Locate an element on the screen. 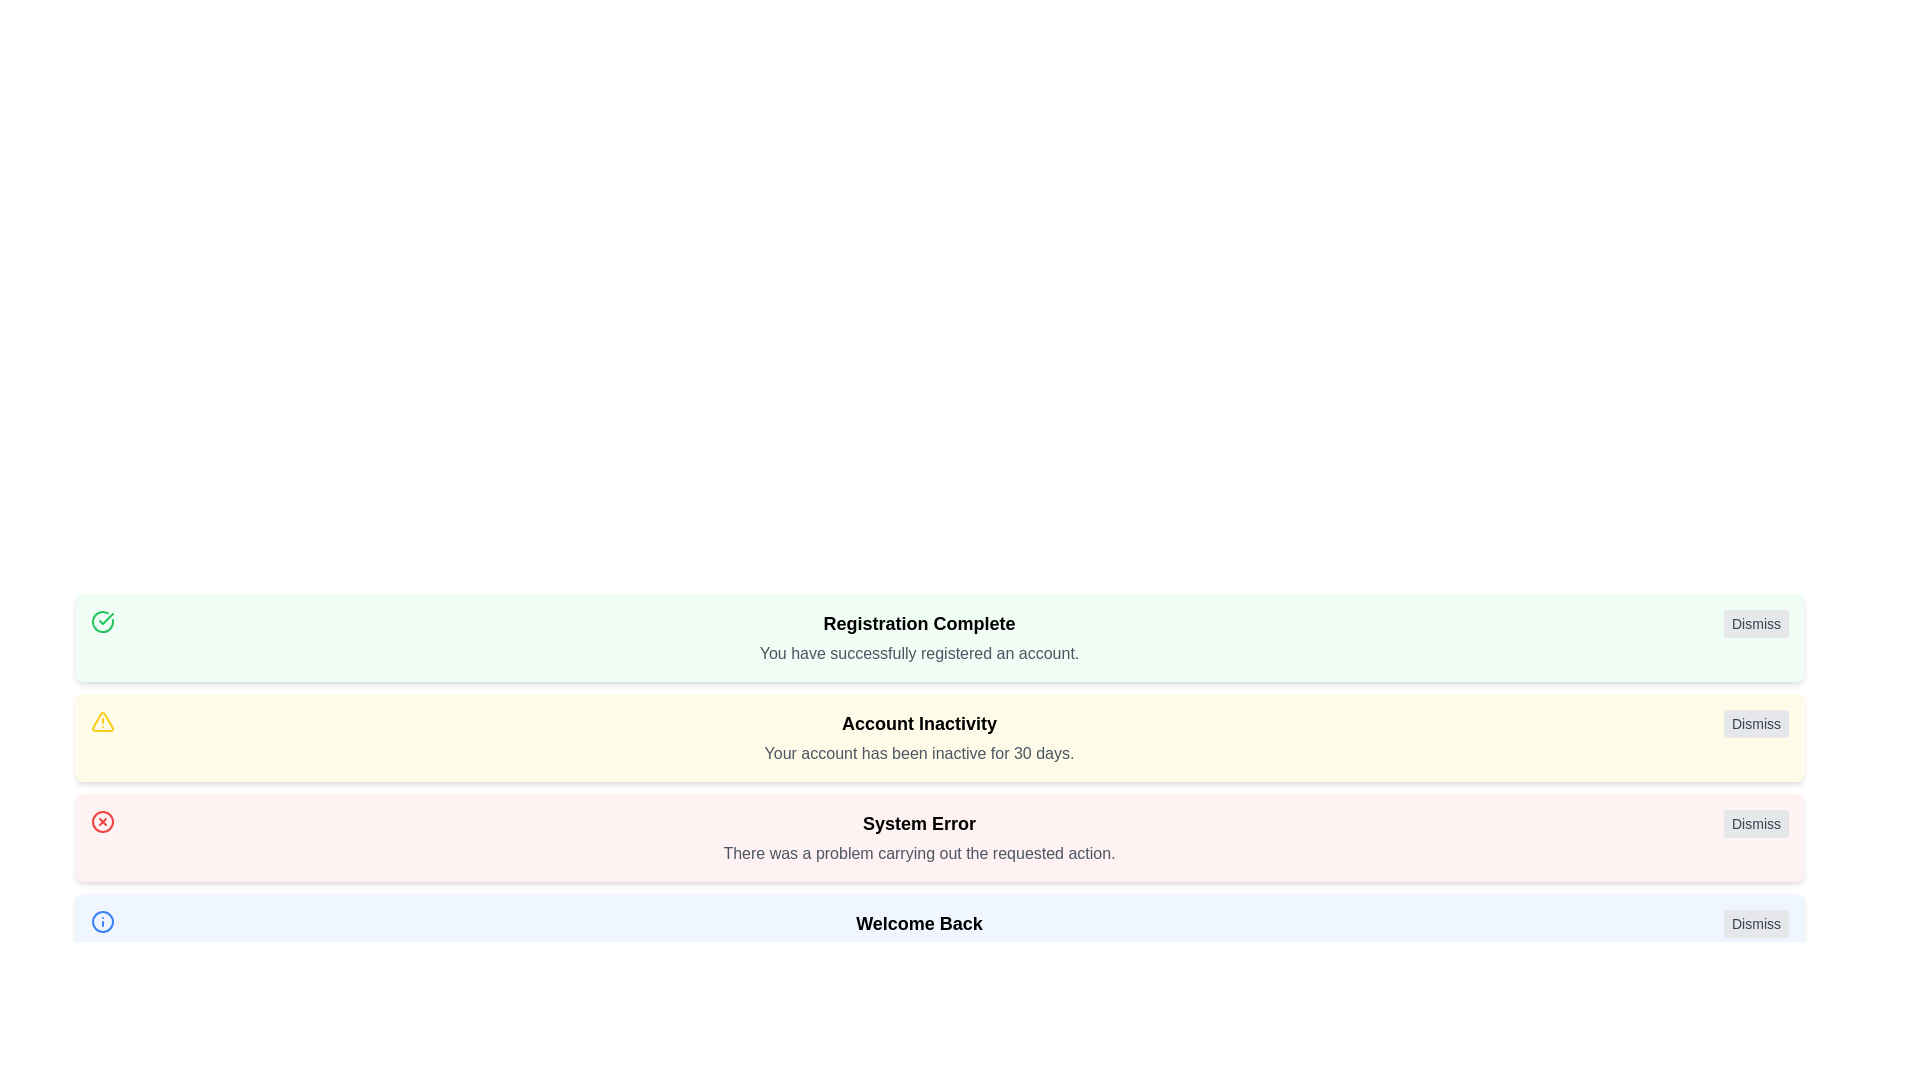  the 'Dismiss' button, which is a rectangular button with a light gray background and rounded corners, located at the far right of the 'System Error' message box is located at coordinates (1755, 824).